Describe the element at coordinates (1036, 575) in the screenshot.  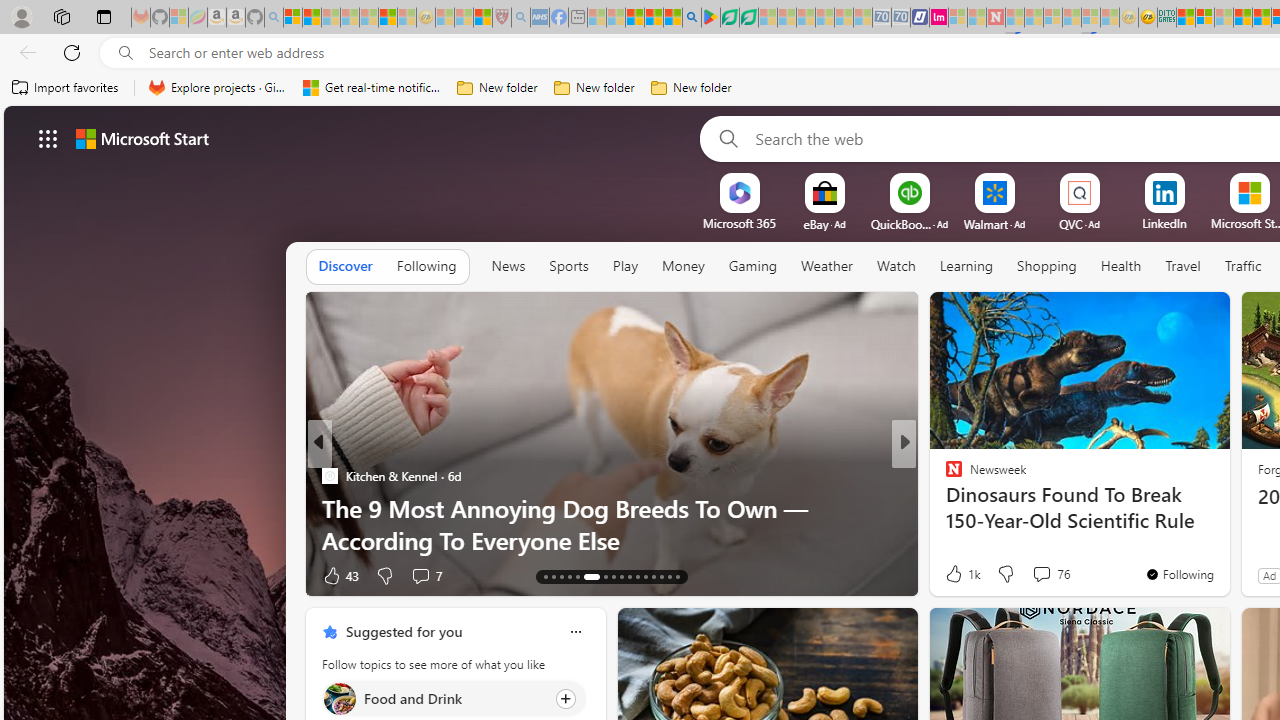
I see `'View comments 3 Comment'` at that location.